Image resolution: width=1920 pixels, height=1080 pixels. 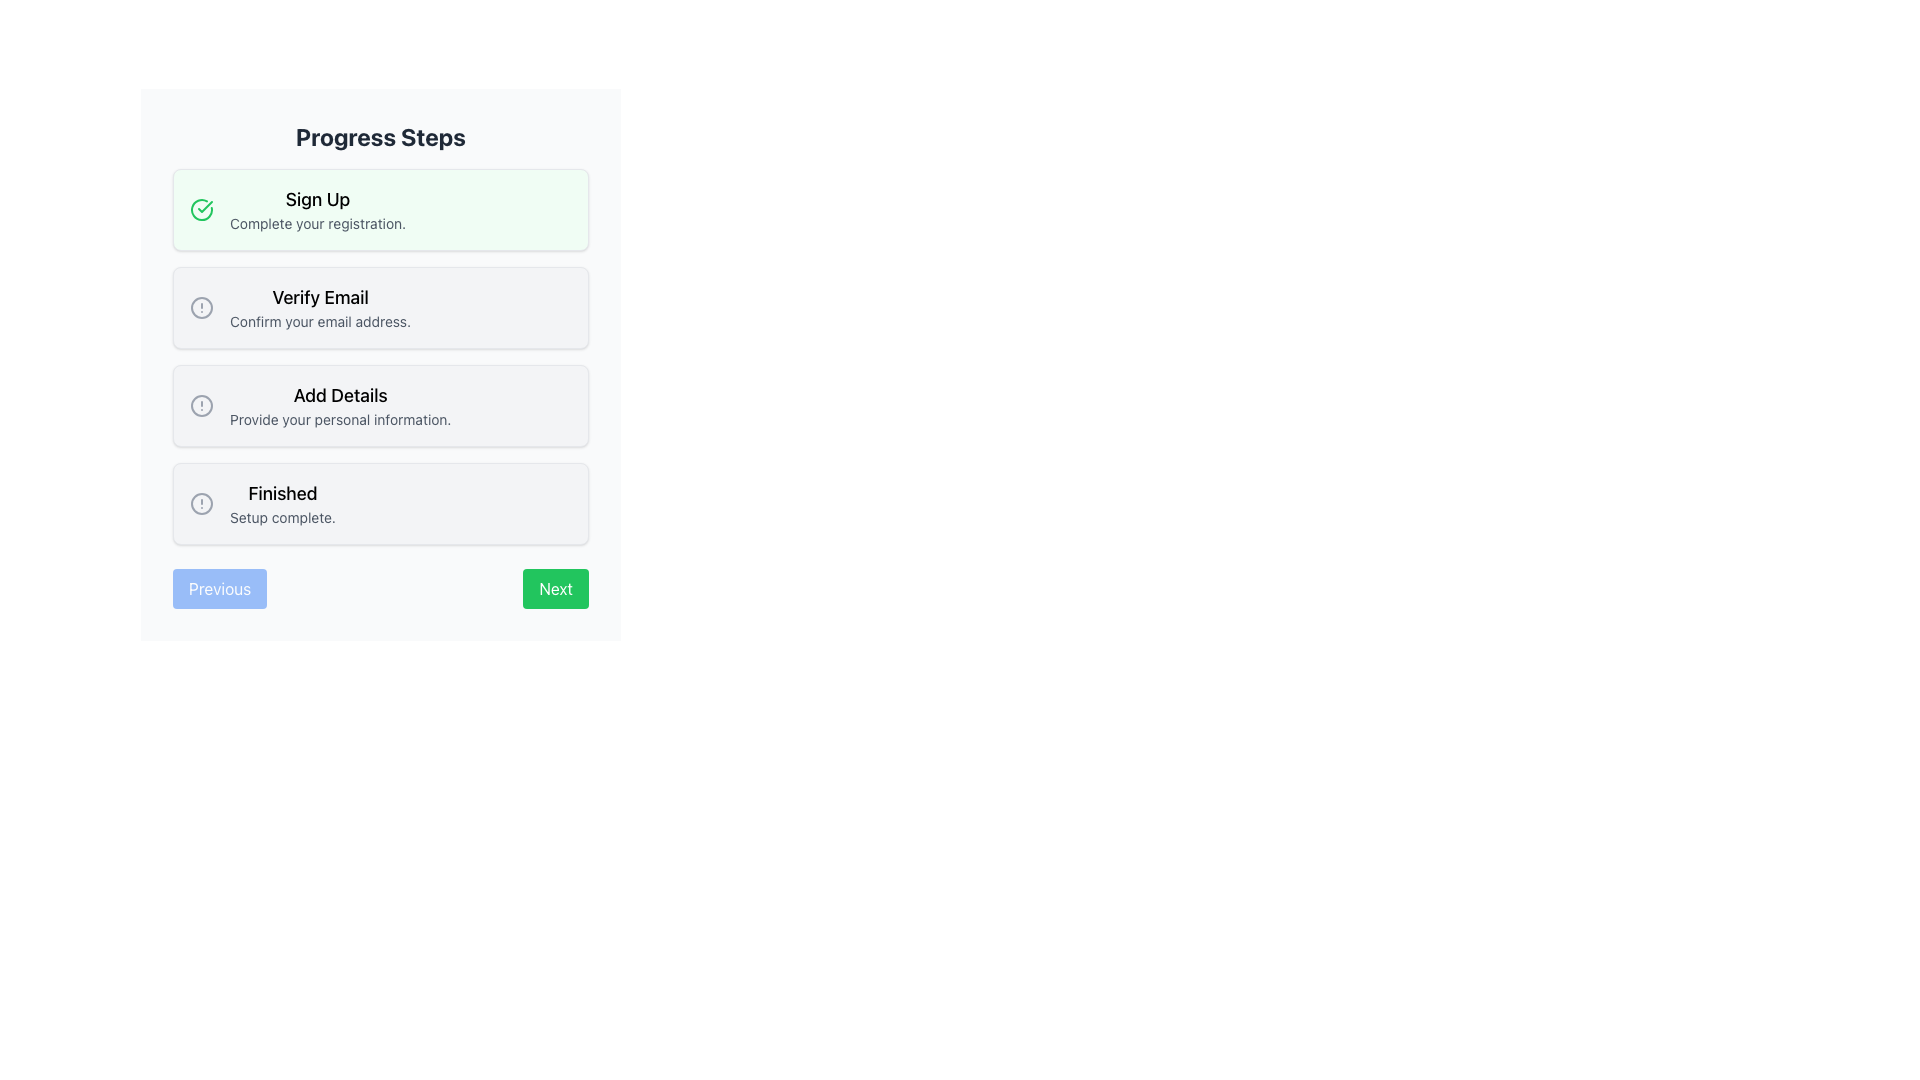 I want to click on the Informational Card that indicates a step for providing personal information, located between the 'Verify Email' and 'Finished' cards in the vertical list, so click(x=380, y=405).